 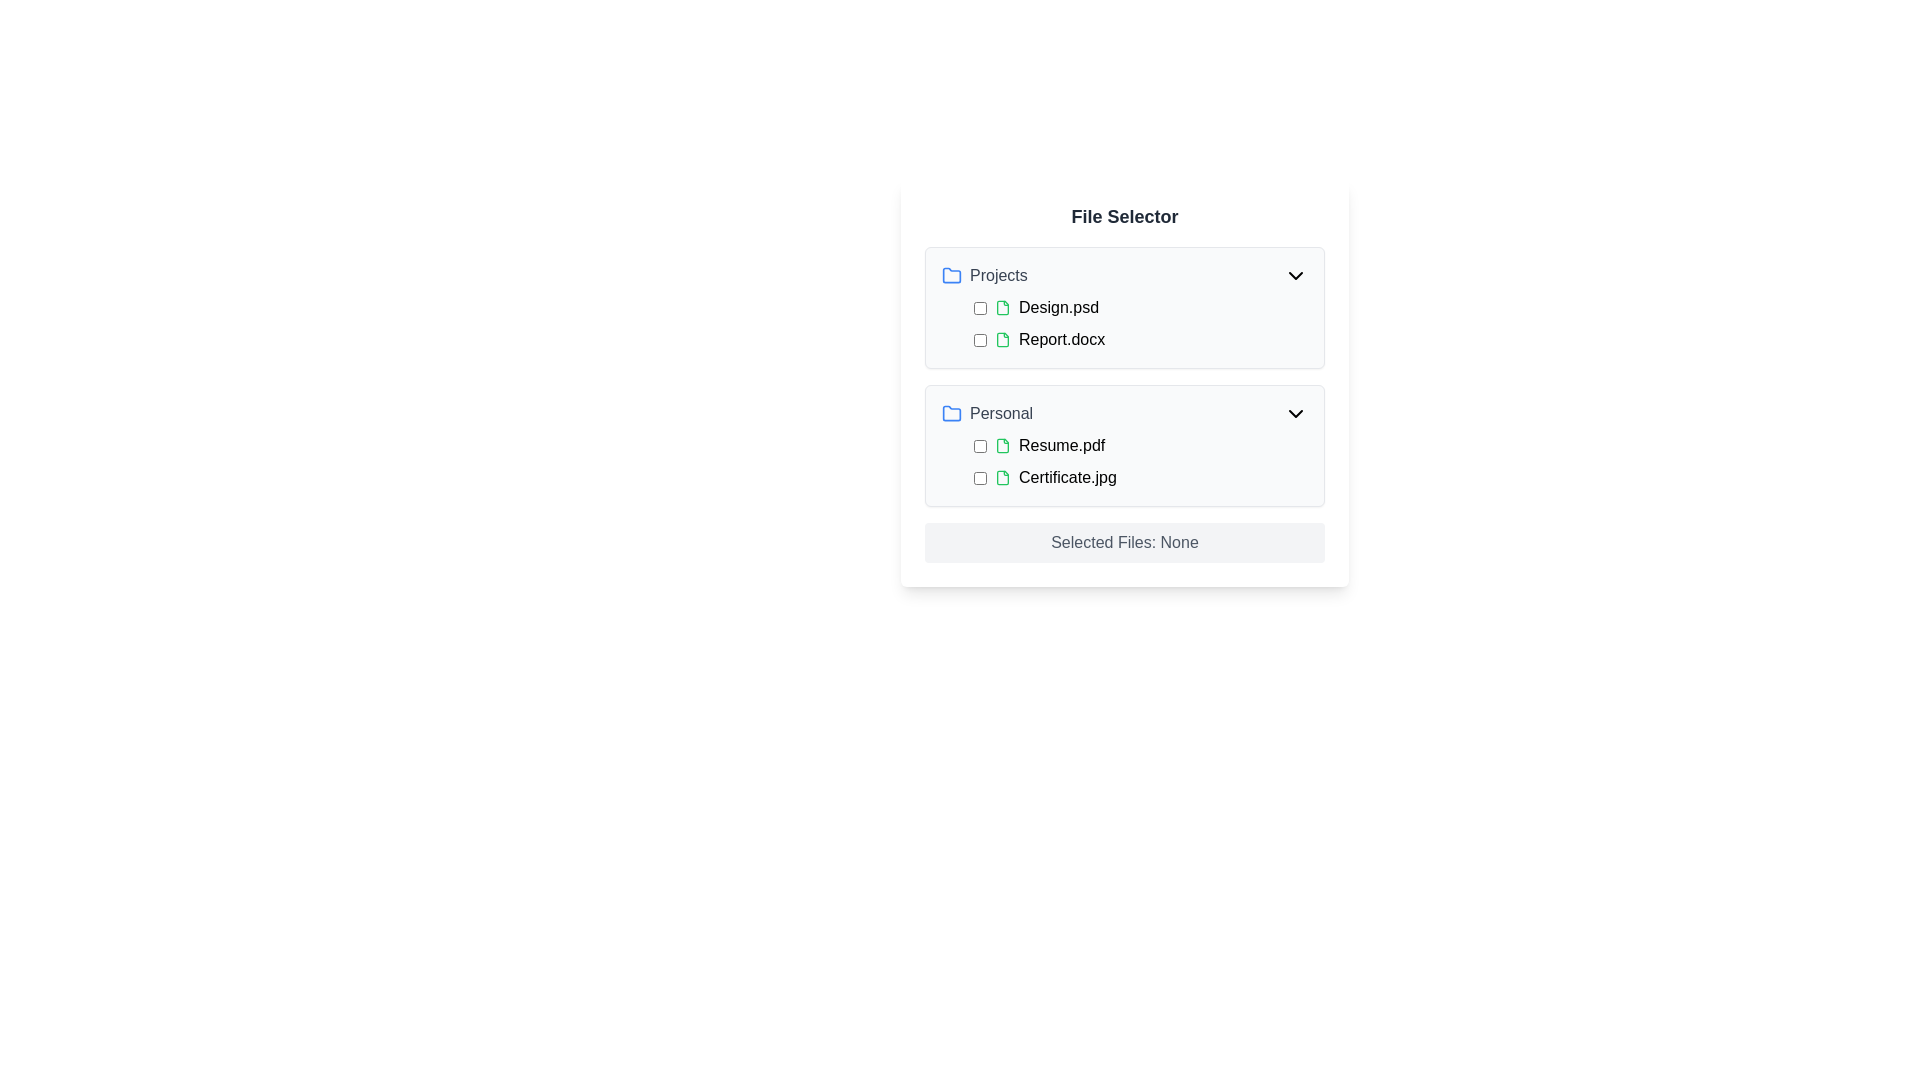 I want to click on the small green-colored file icon located next to the 'Resume.pdf' text in the 'Personal' section, so click(x=1003, y=445).